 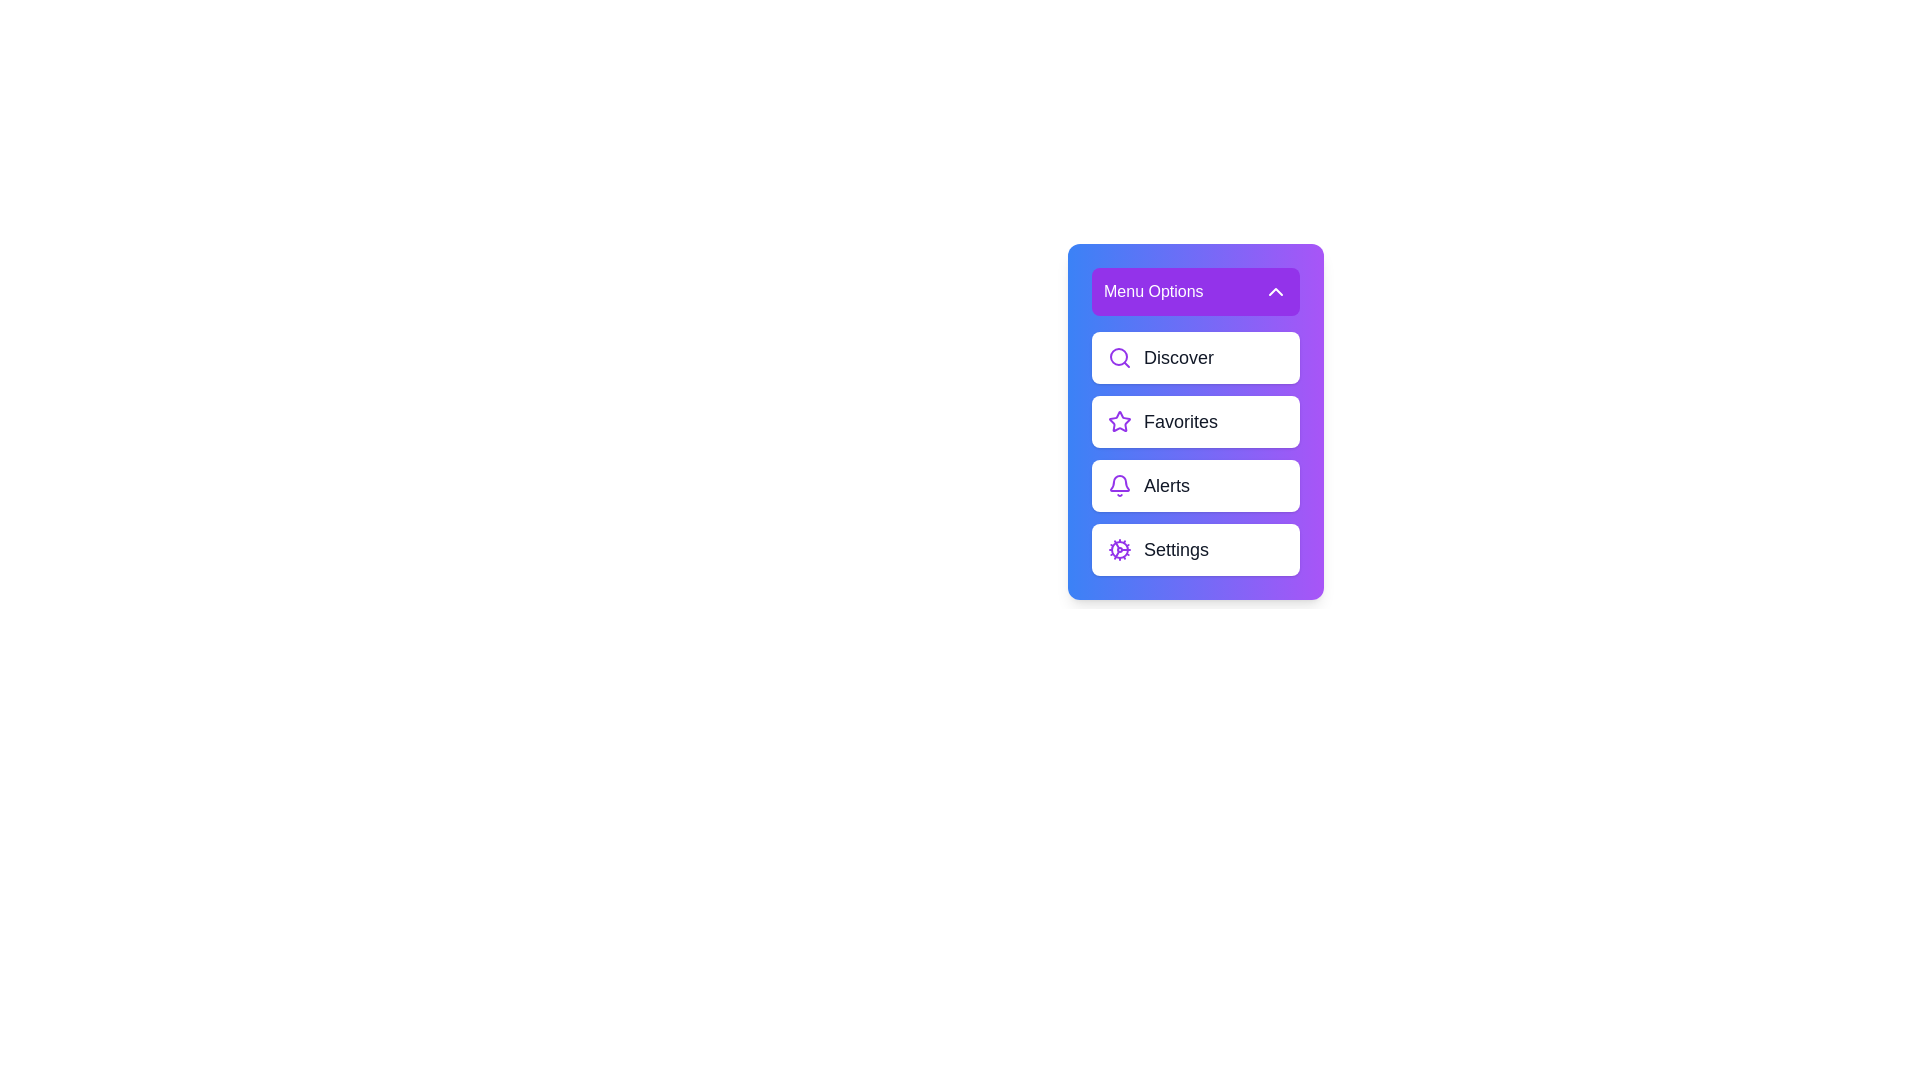 I want to click on the interactive navigation button located in the third segment of the vertical menu, so click(x=1195, y=454).